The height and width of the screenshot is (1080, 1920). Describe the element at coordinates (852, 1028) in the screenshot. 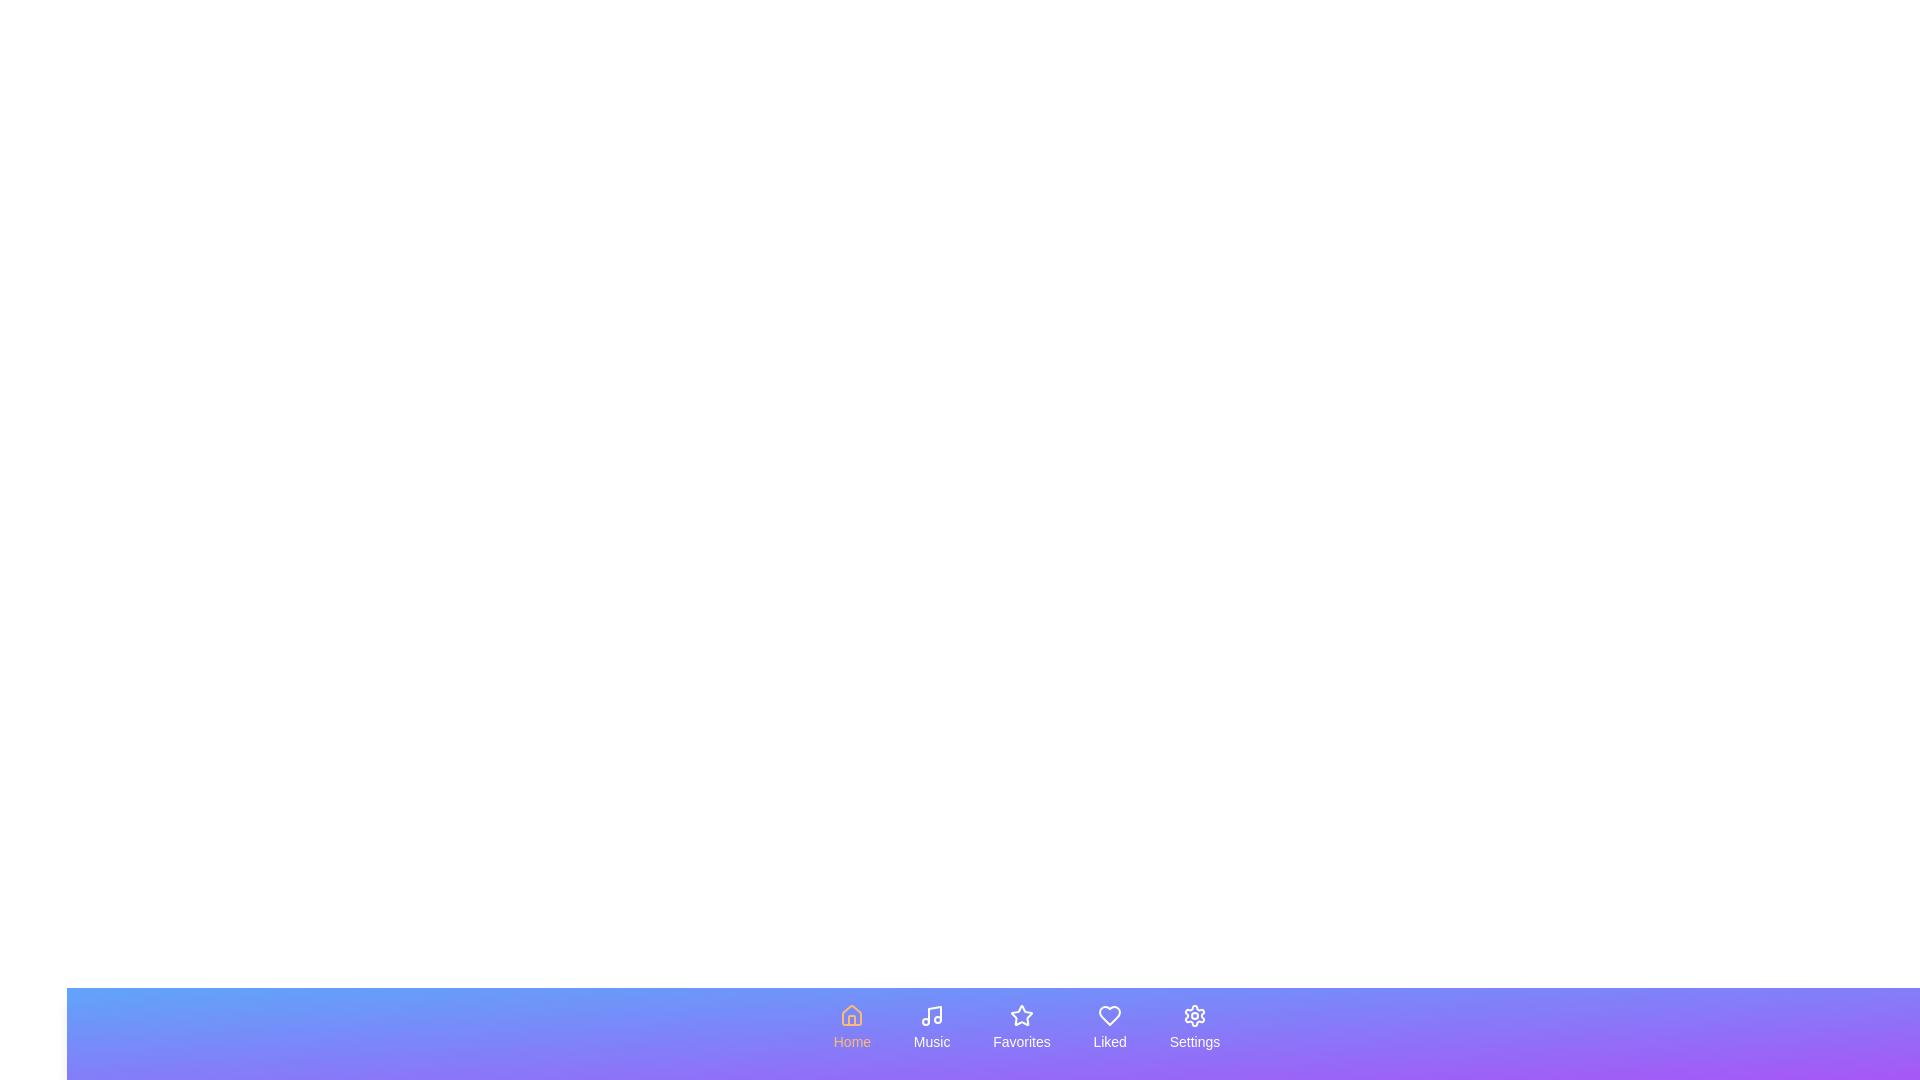

I see `the tab labeled Home by clicking on its icon or label` at that location.